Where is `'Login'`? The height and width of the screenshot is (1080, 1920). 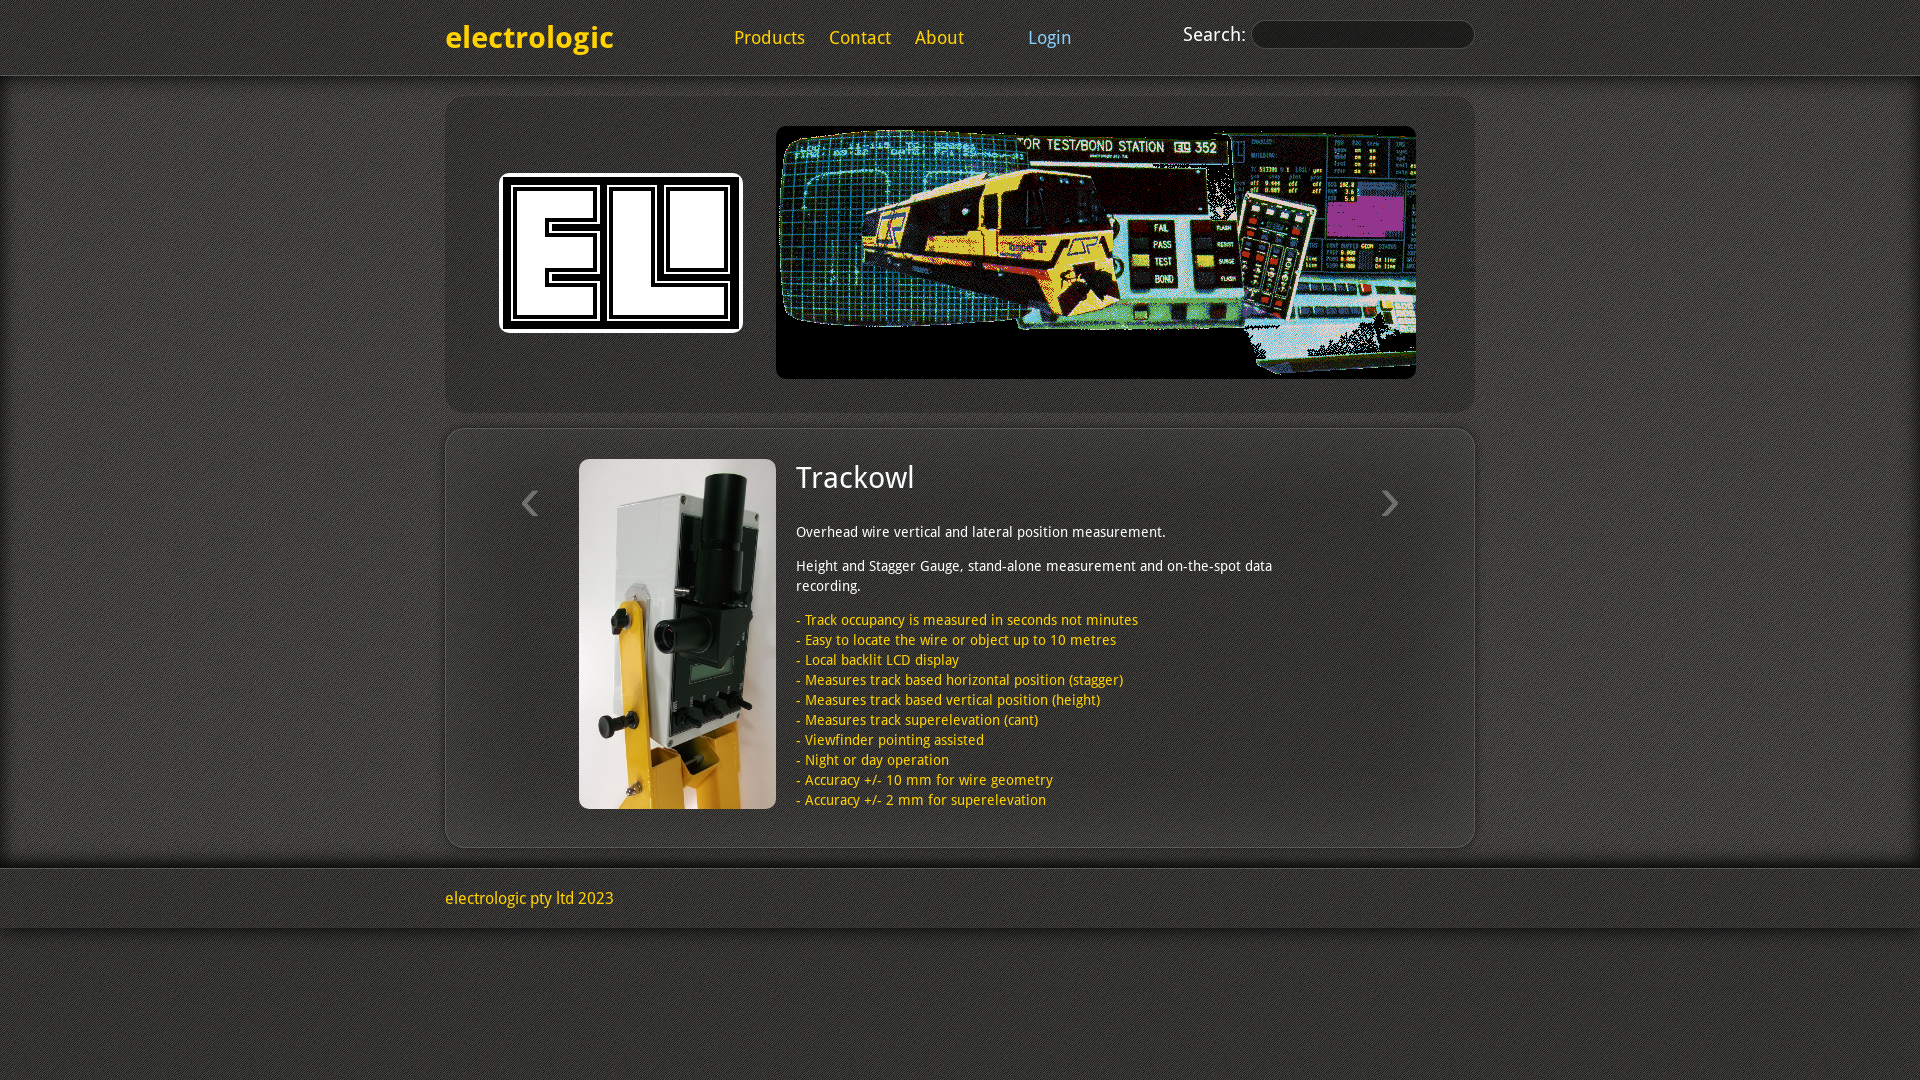 'Login' is located at coordinates (1049, 37).